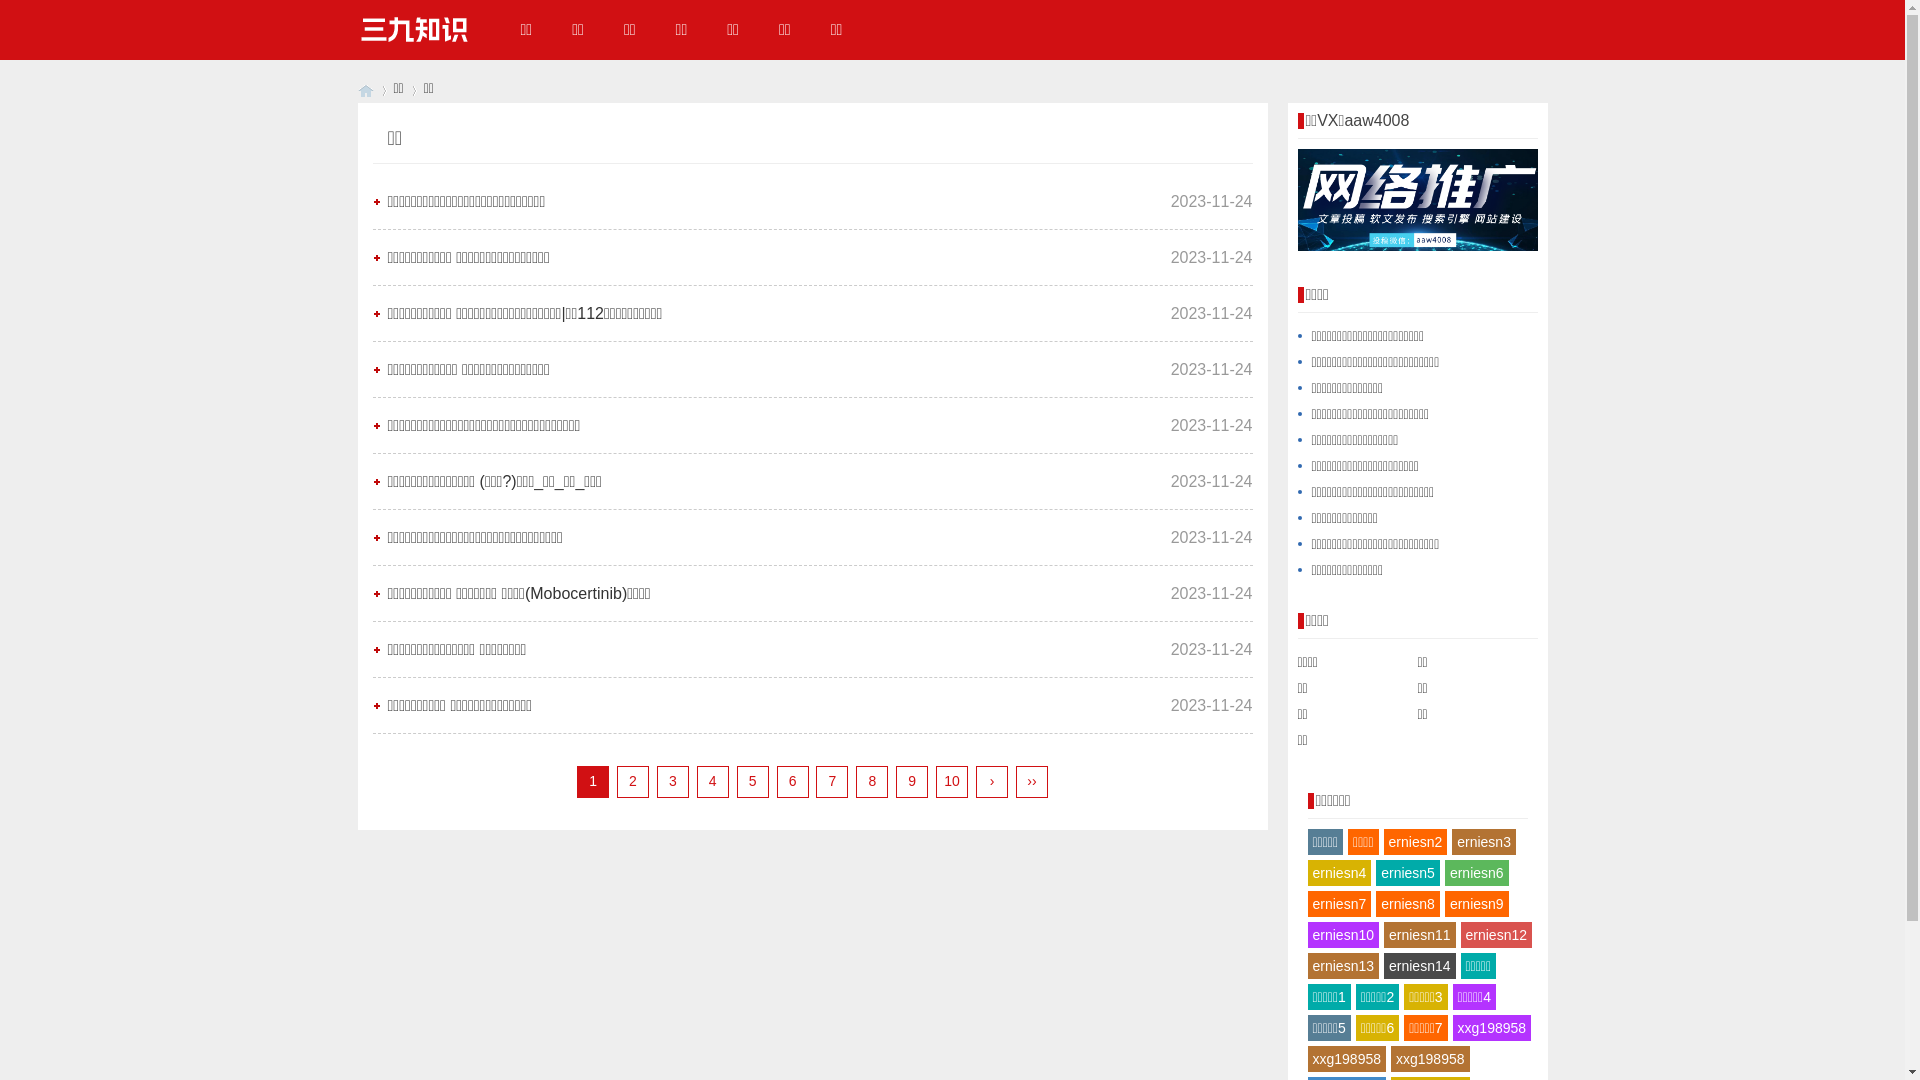 The height and width of the screenshot is (1080, 1920). What do you see at coordinates (855, 781) in the screenshot?
I see `'8'` at bounding box center [855, 781].